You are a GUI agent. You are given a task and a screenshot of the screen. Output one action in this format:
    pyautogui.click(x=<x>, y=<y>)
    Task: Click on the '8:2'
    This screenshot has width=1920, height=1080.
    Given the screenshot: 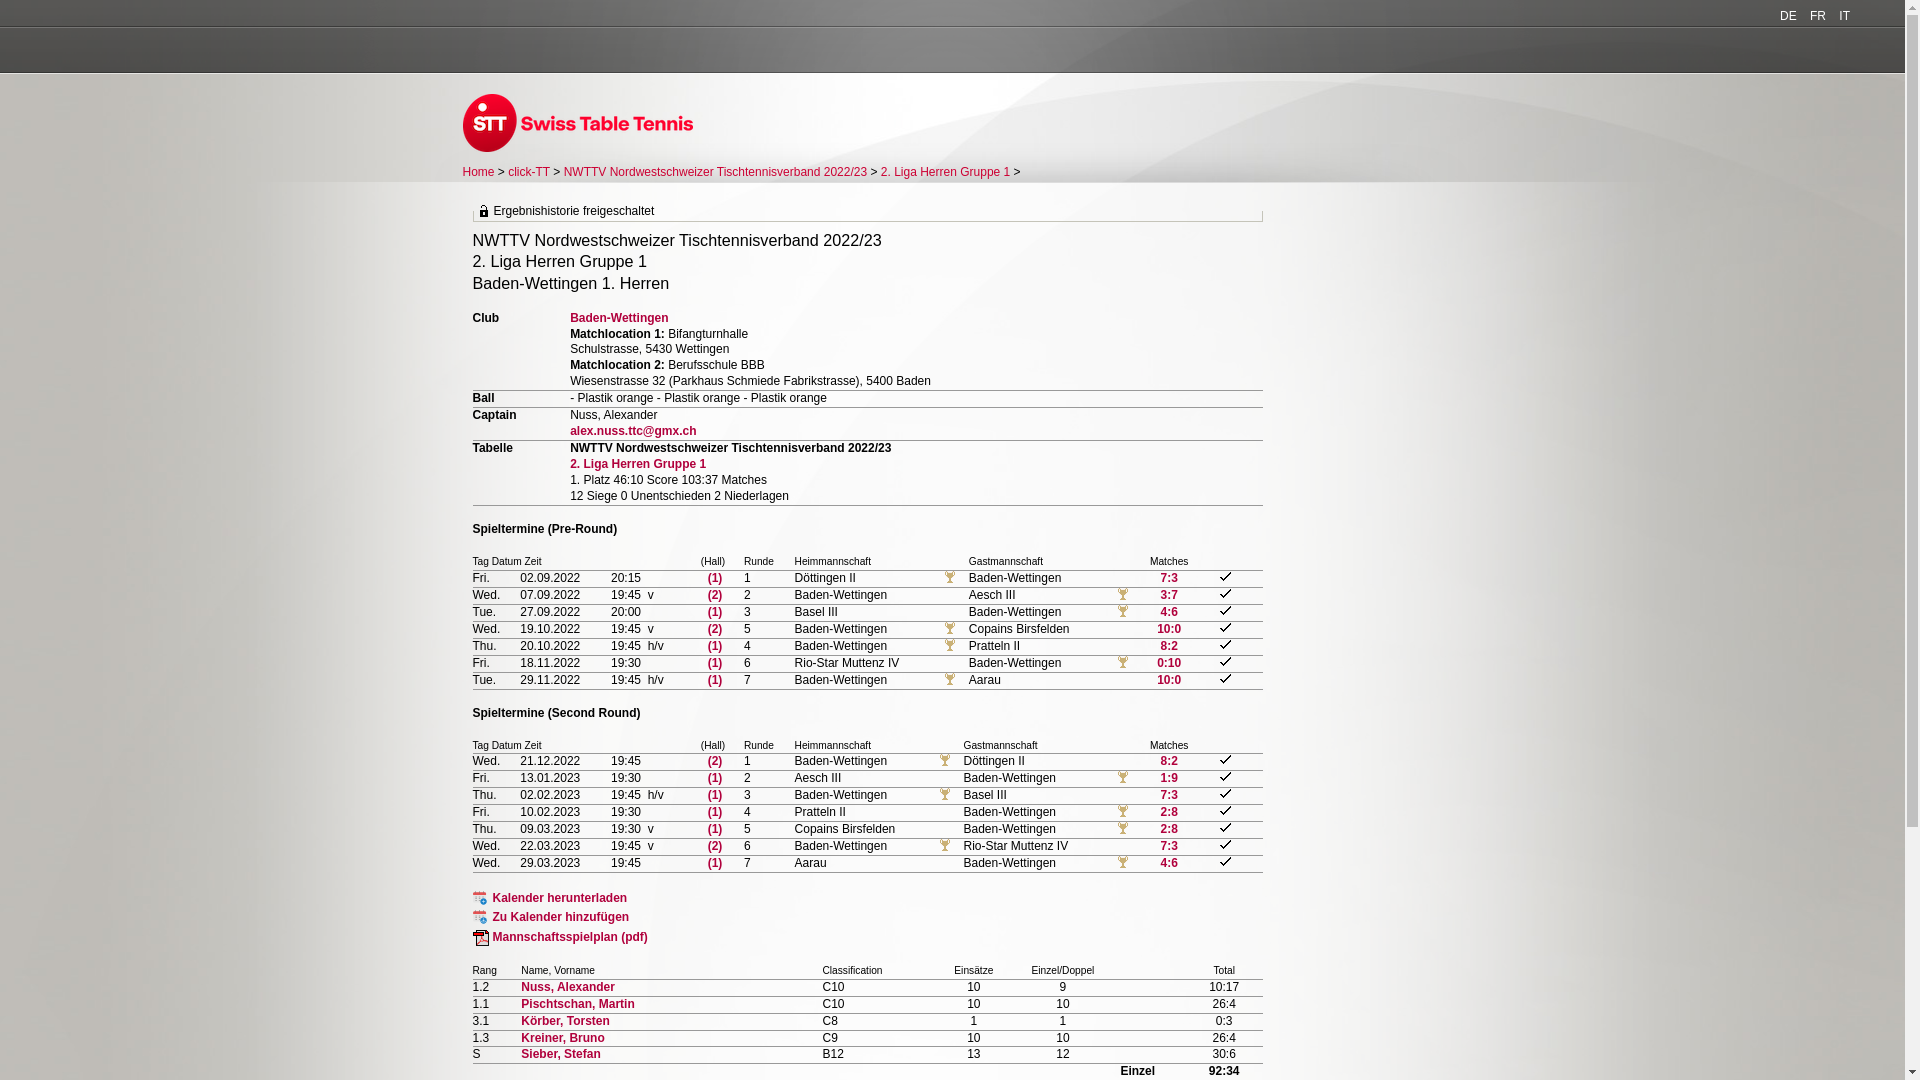 What is the action you would take?
    pyautogui.click(x=1161, y=760)
    